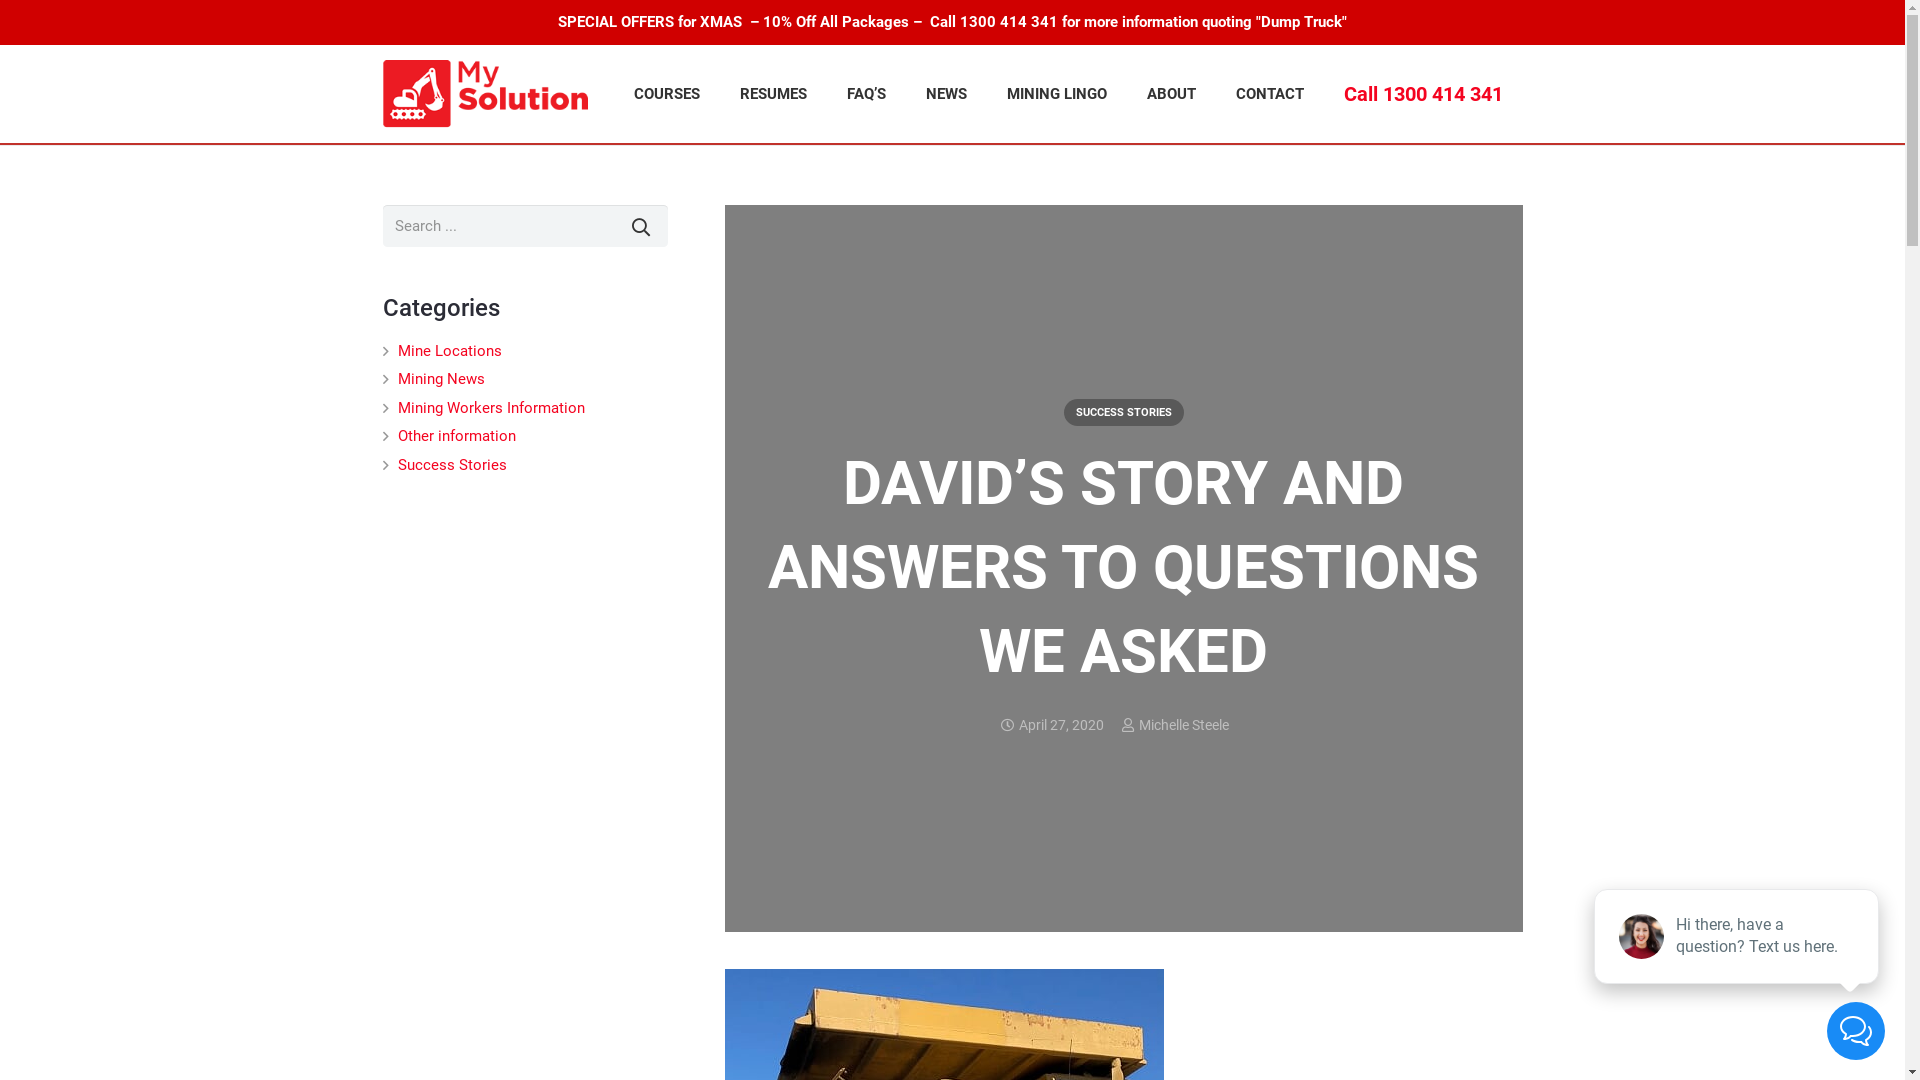 This screenshot has width=1920, height=1080. I want to click on 'Michelle Steele', so click(1182, 725).